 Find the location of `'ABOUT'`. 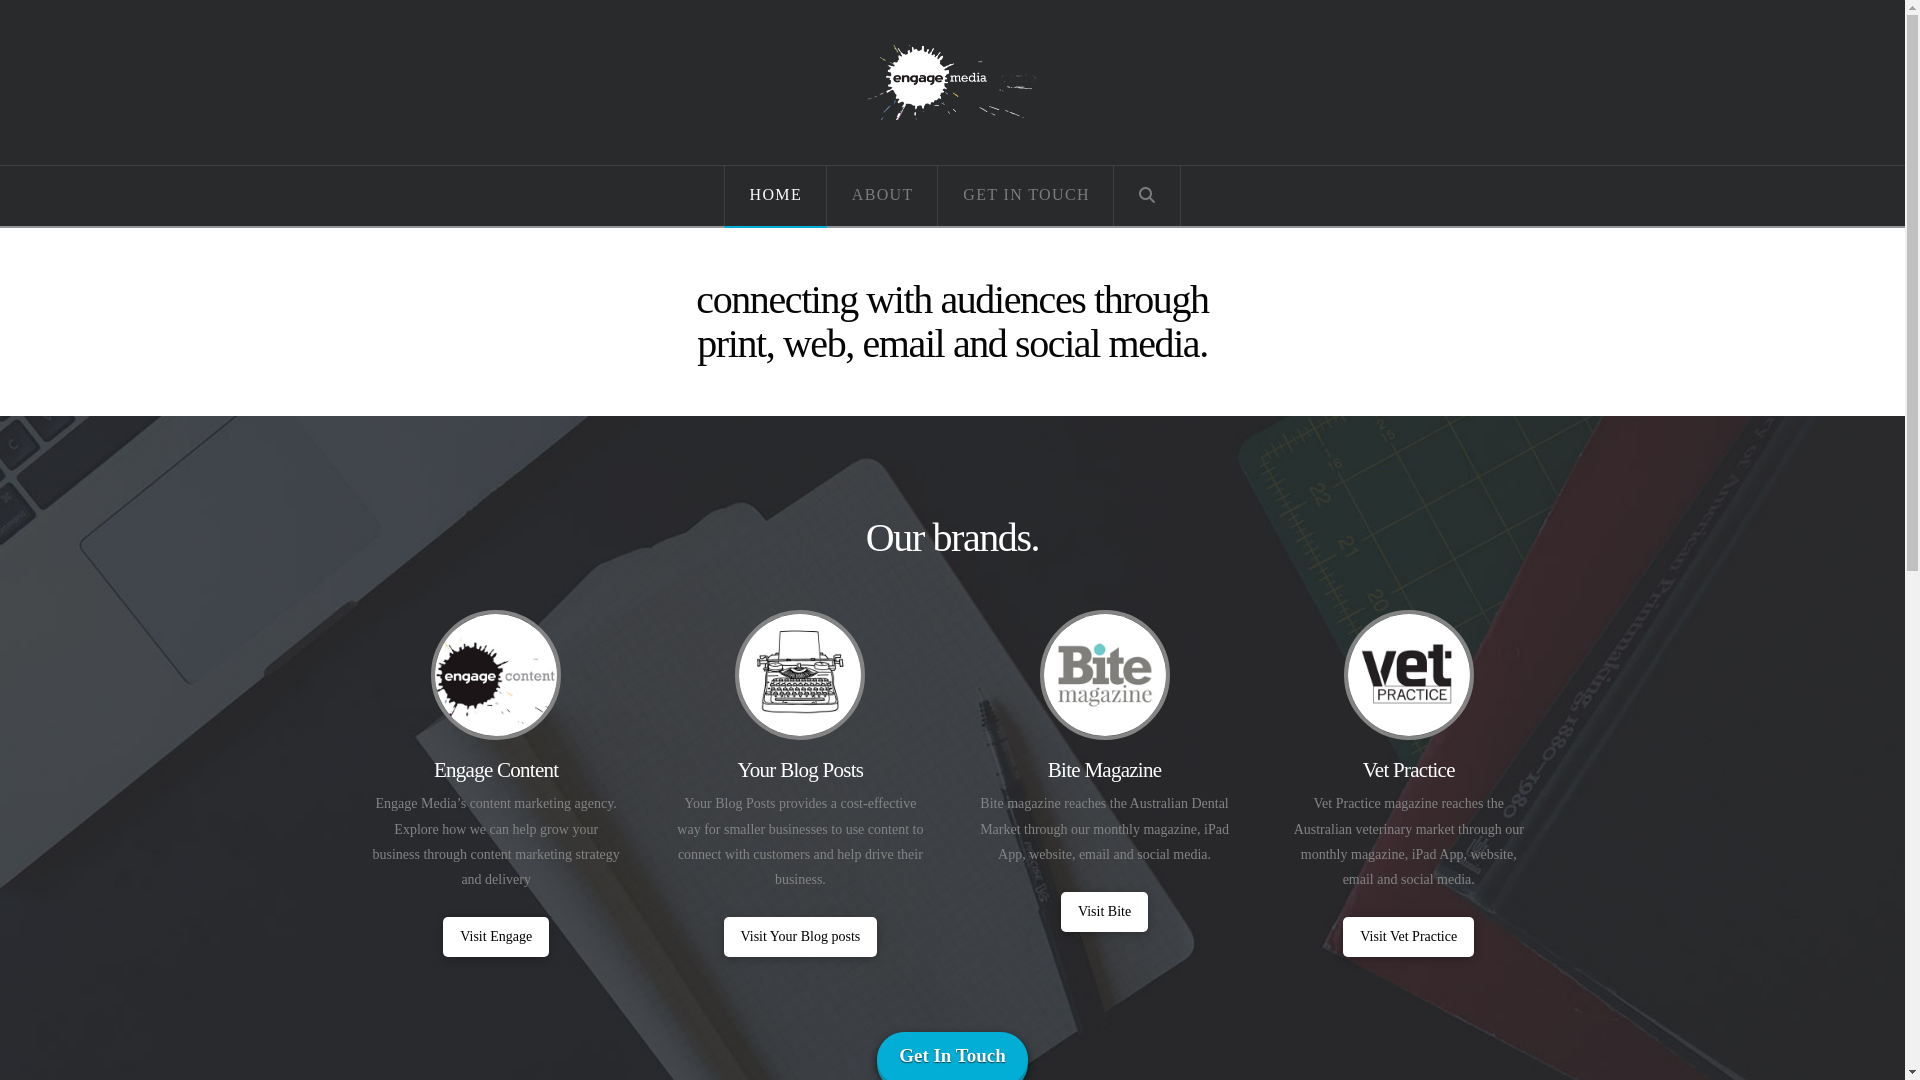

'ABOUT' is located at coordinates (882, 196).